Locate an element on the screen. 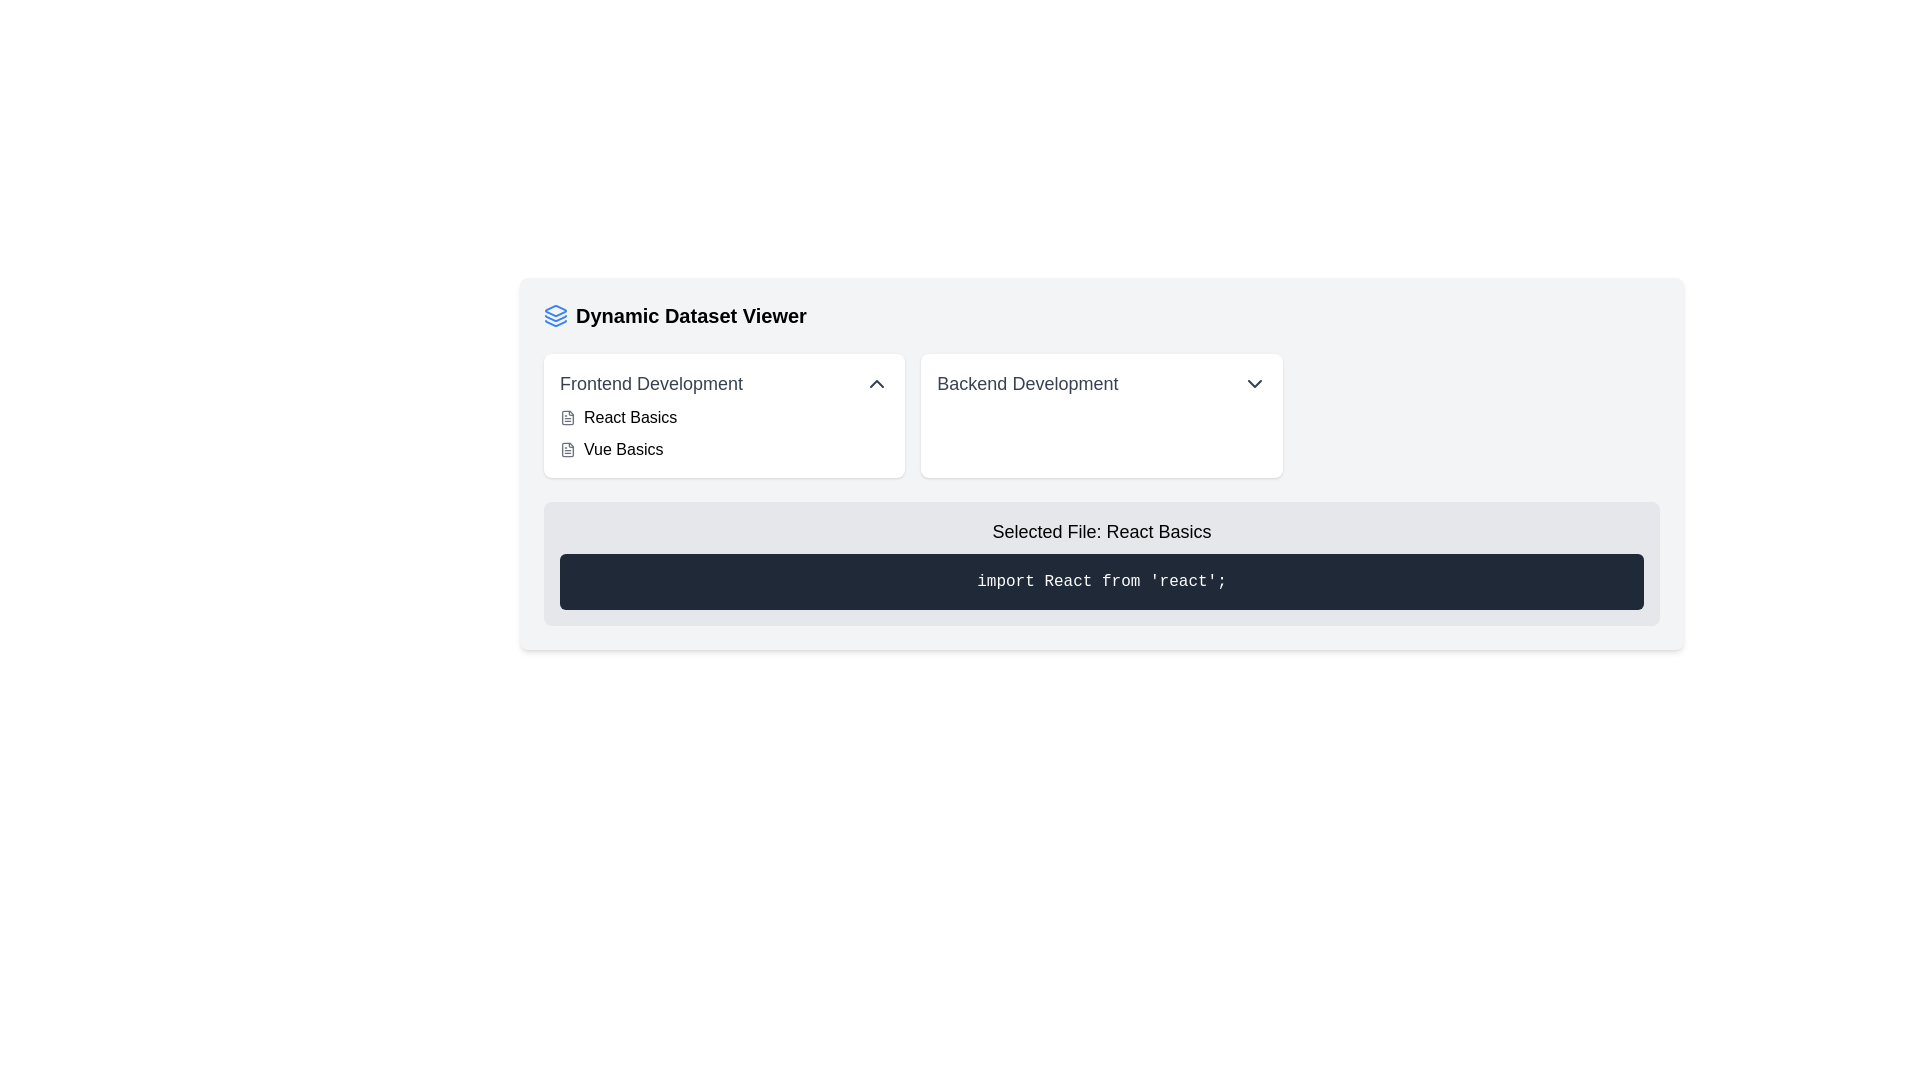 The width and height of the screenshot is (1920, 1080). the file icon for 'Vue Basics' located in the left portion of the interface near the 'Frontend Development' section is located at coordinates (566, 450).